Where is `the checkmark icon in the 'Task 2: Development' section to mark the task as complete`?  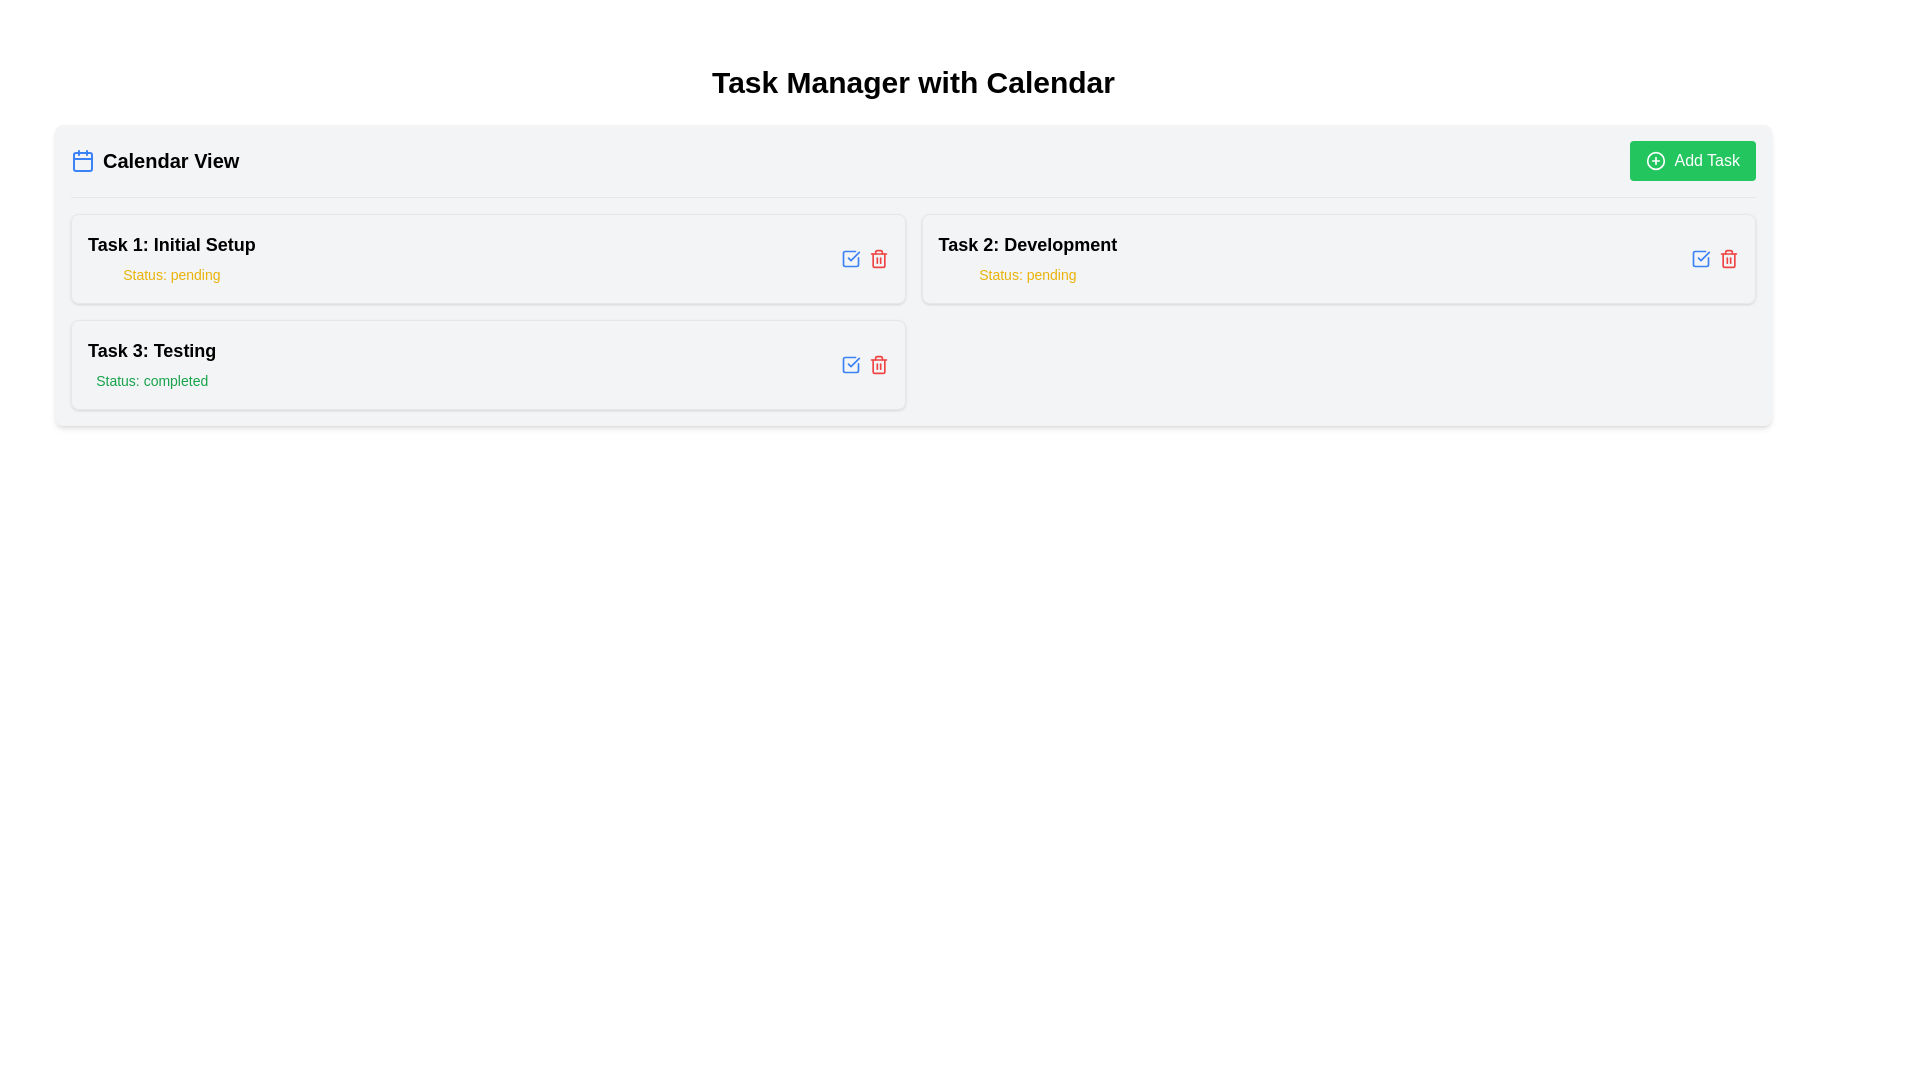
the checkmark icon in the 'Task 2: Development' section to mark the task as complete is located at coordinates (1699, 257).